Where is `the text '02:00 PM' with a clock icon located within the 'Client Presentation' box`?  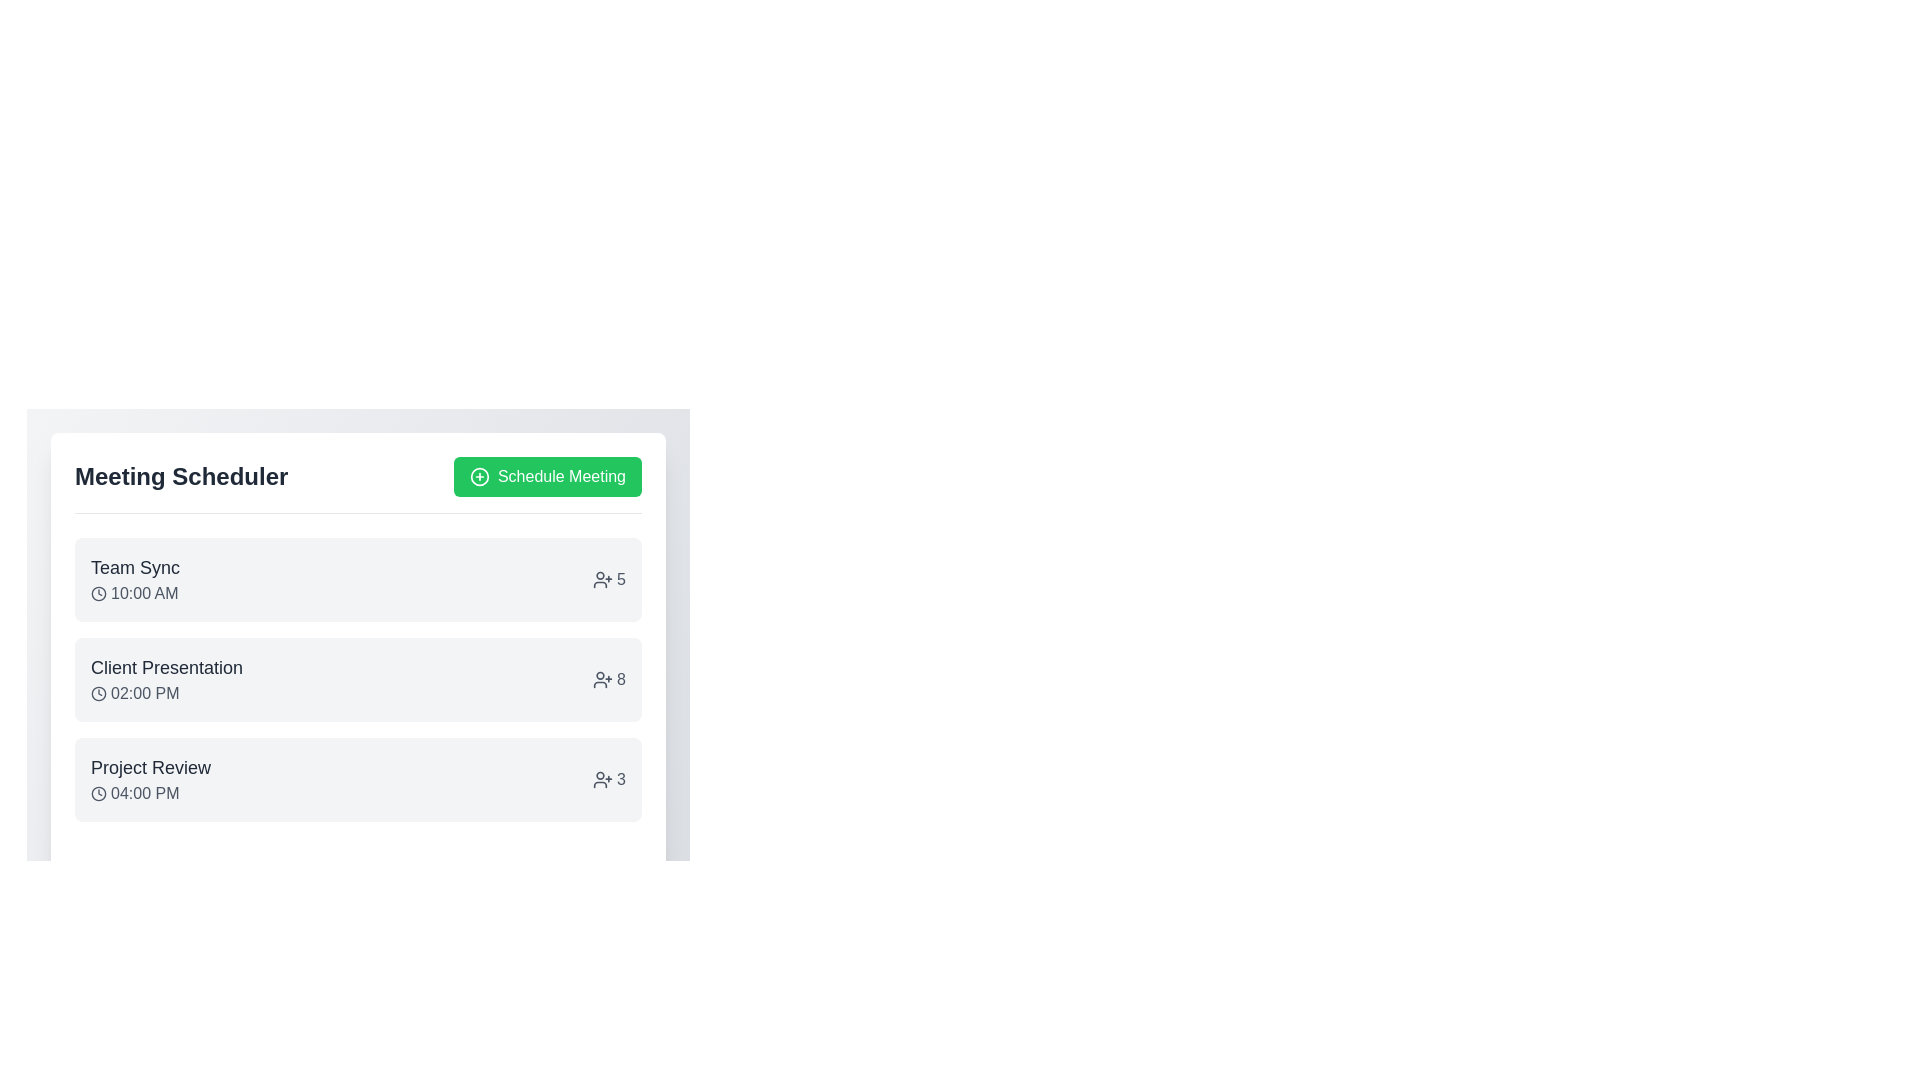 the text '02:00 PM' with a clock icon located within the 'Client Presentation' box is located at coordinates (167, 693).